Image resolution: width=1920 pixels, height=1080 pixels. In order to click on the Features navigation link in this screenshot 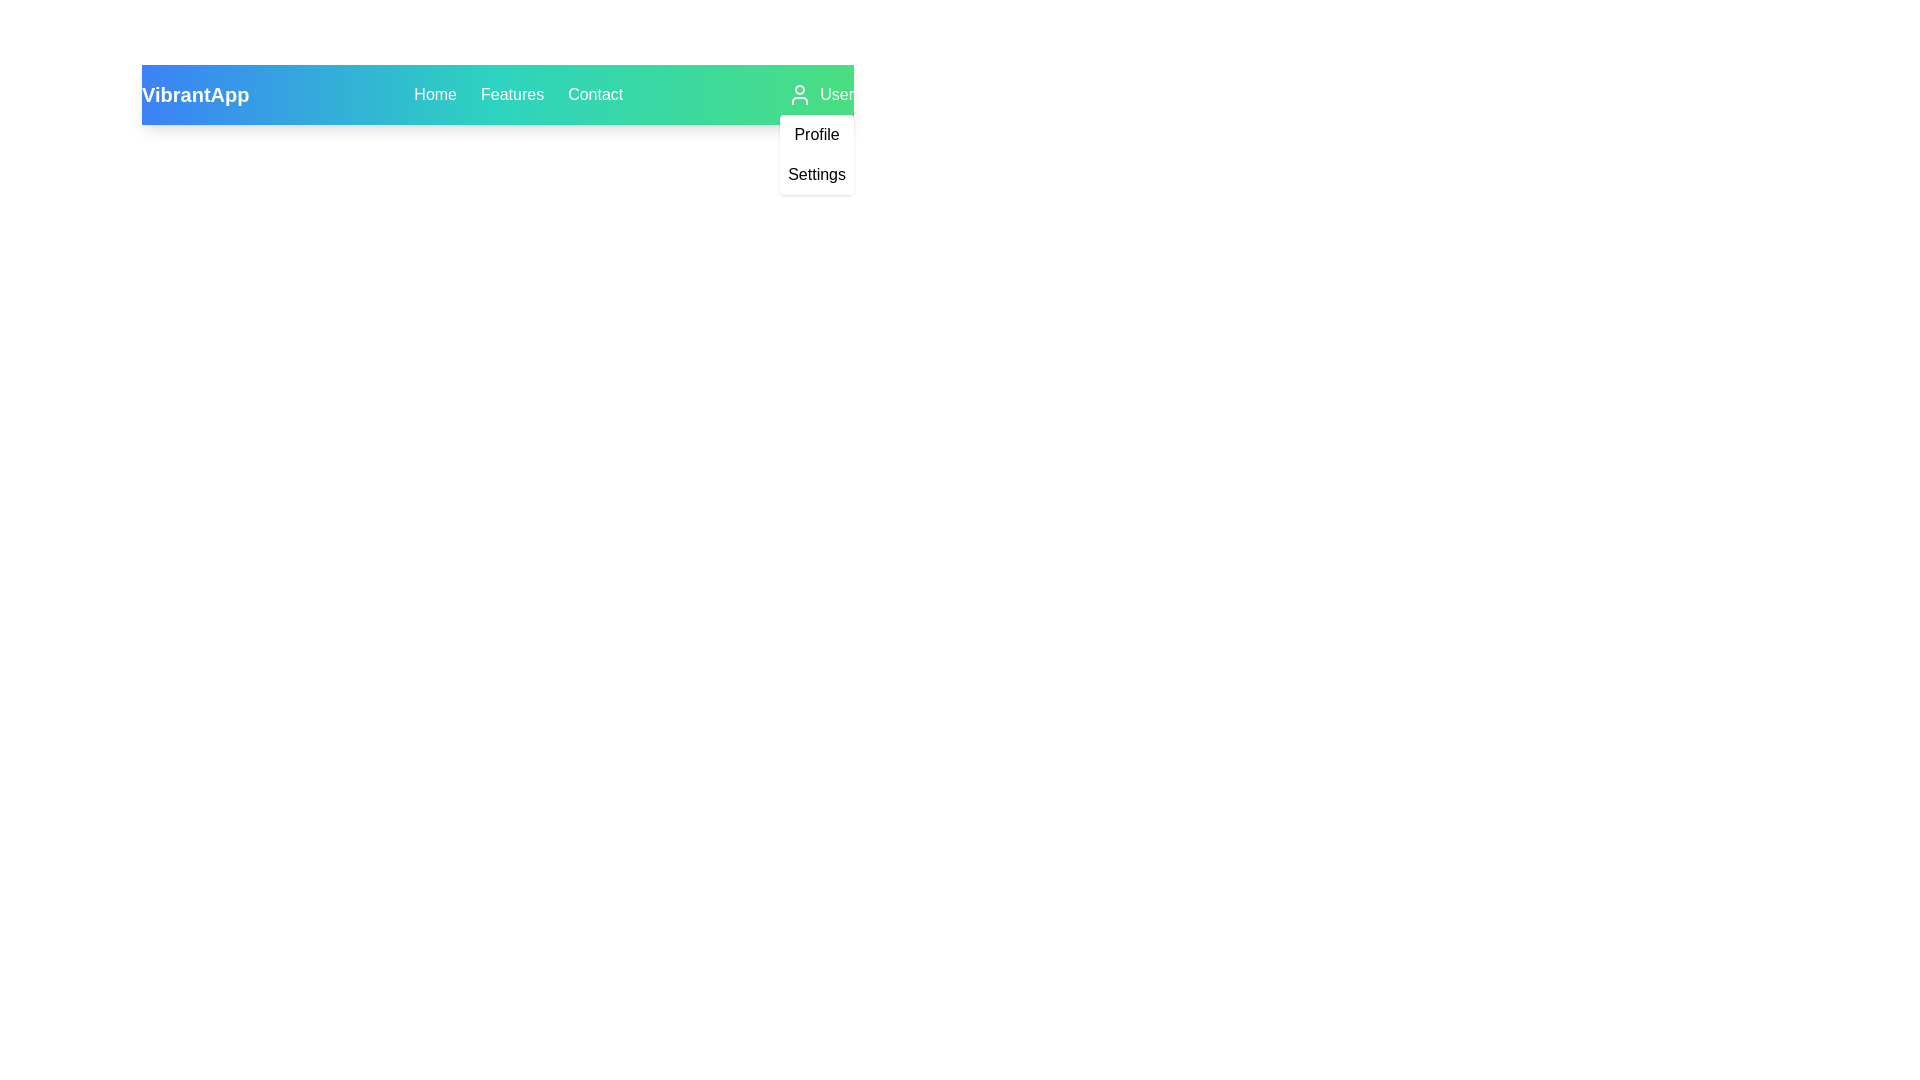, I will do `click(512, 95)`.